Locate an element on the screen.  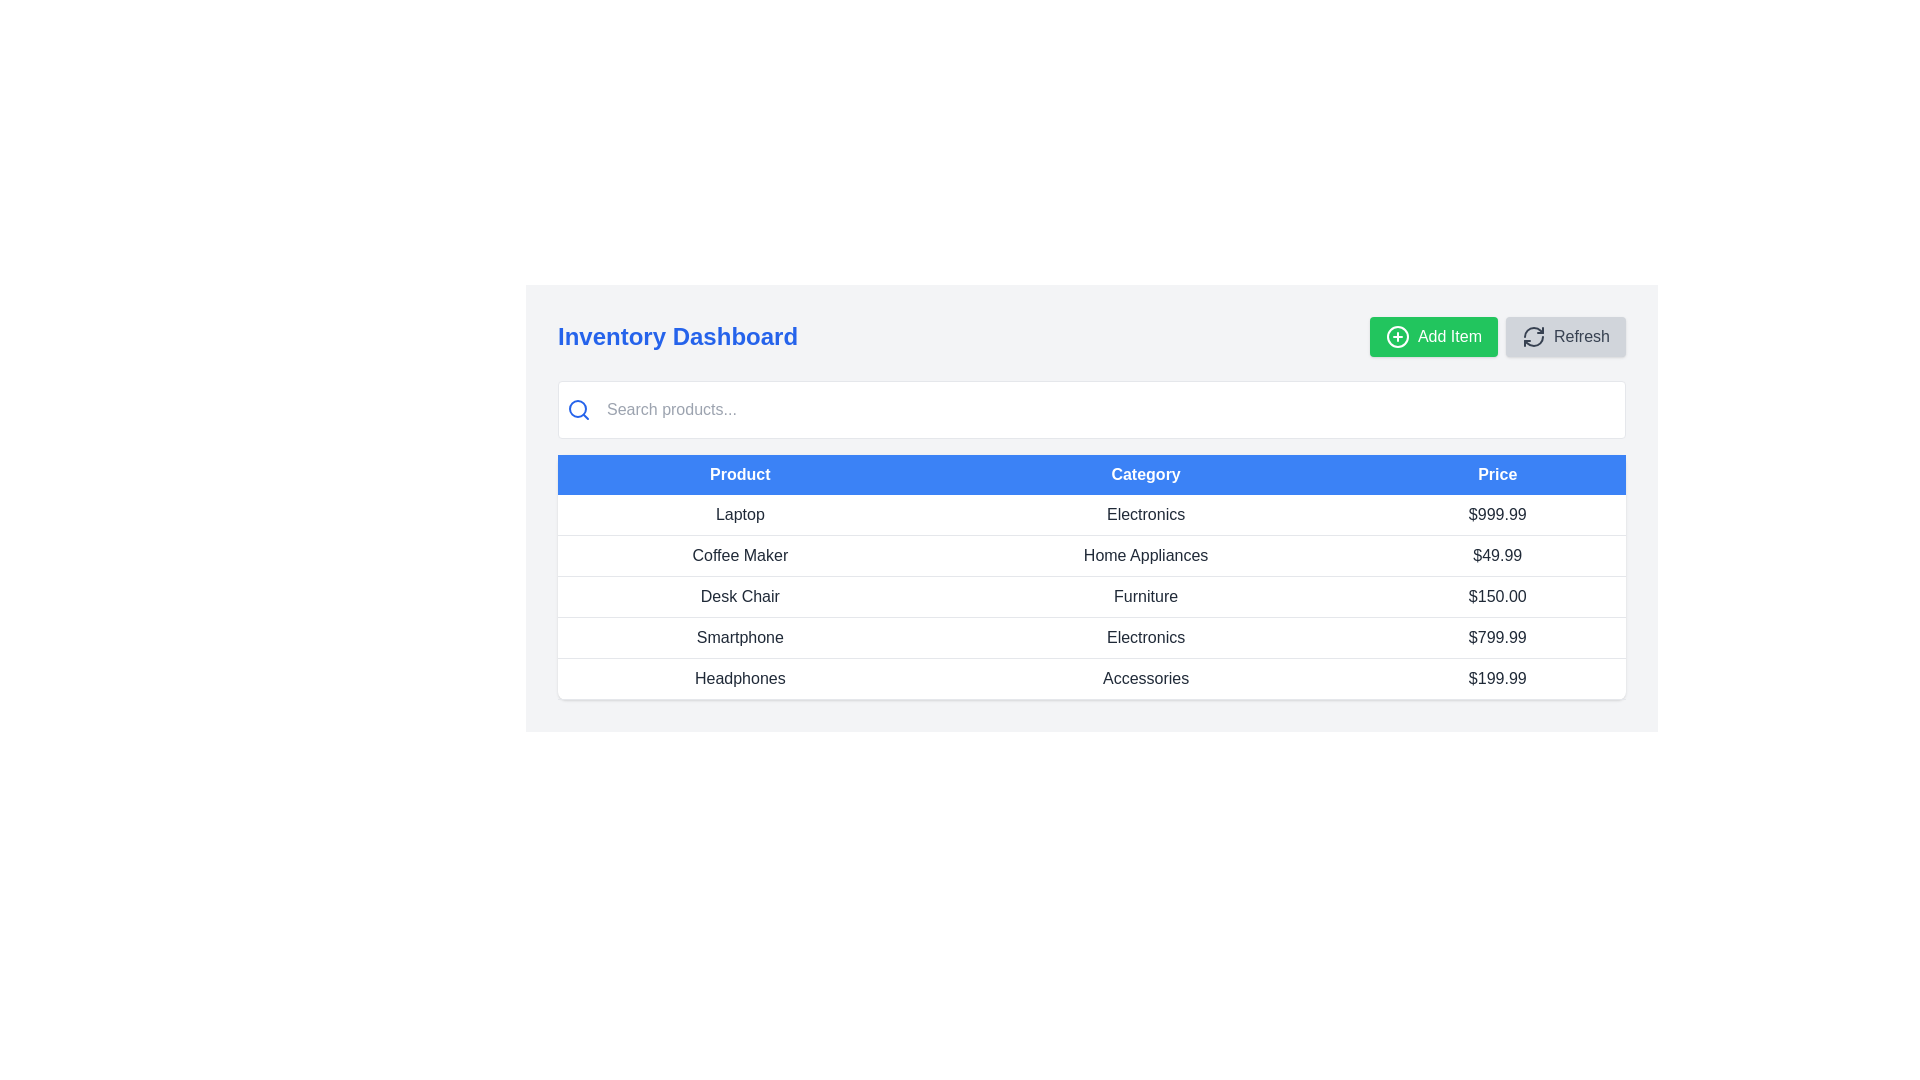
the 'Price' text label, which is the third column header in the table, styled with a medium-sized white font on a bright blue background is located at coordinates (1497, 474).